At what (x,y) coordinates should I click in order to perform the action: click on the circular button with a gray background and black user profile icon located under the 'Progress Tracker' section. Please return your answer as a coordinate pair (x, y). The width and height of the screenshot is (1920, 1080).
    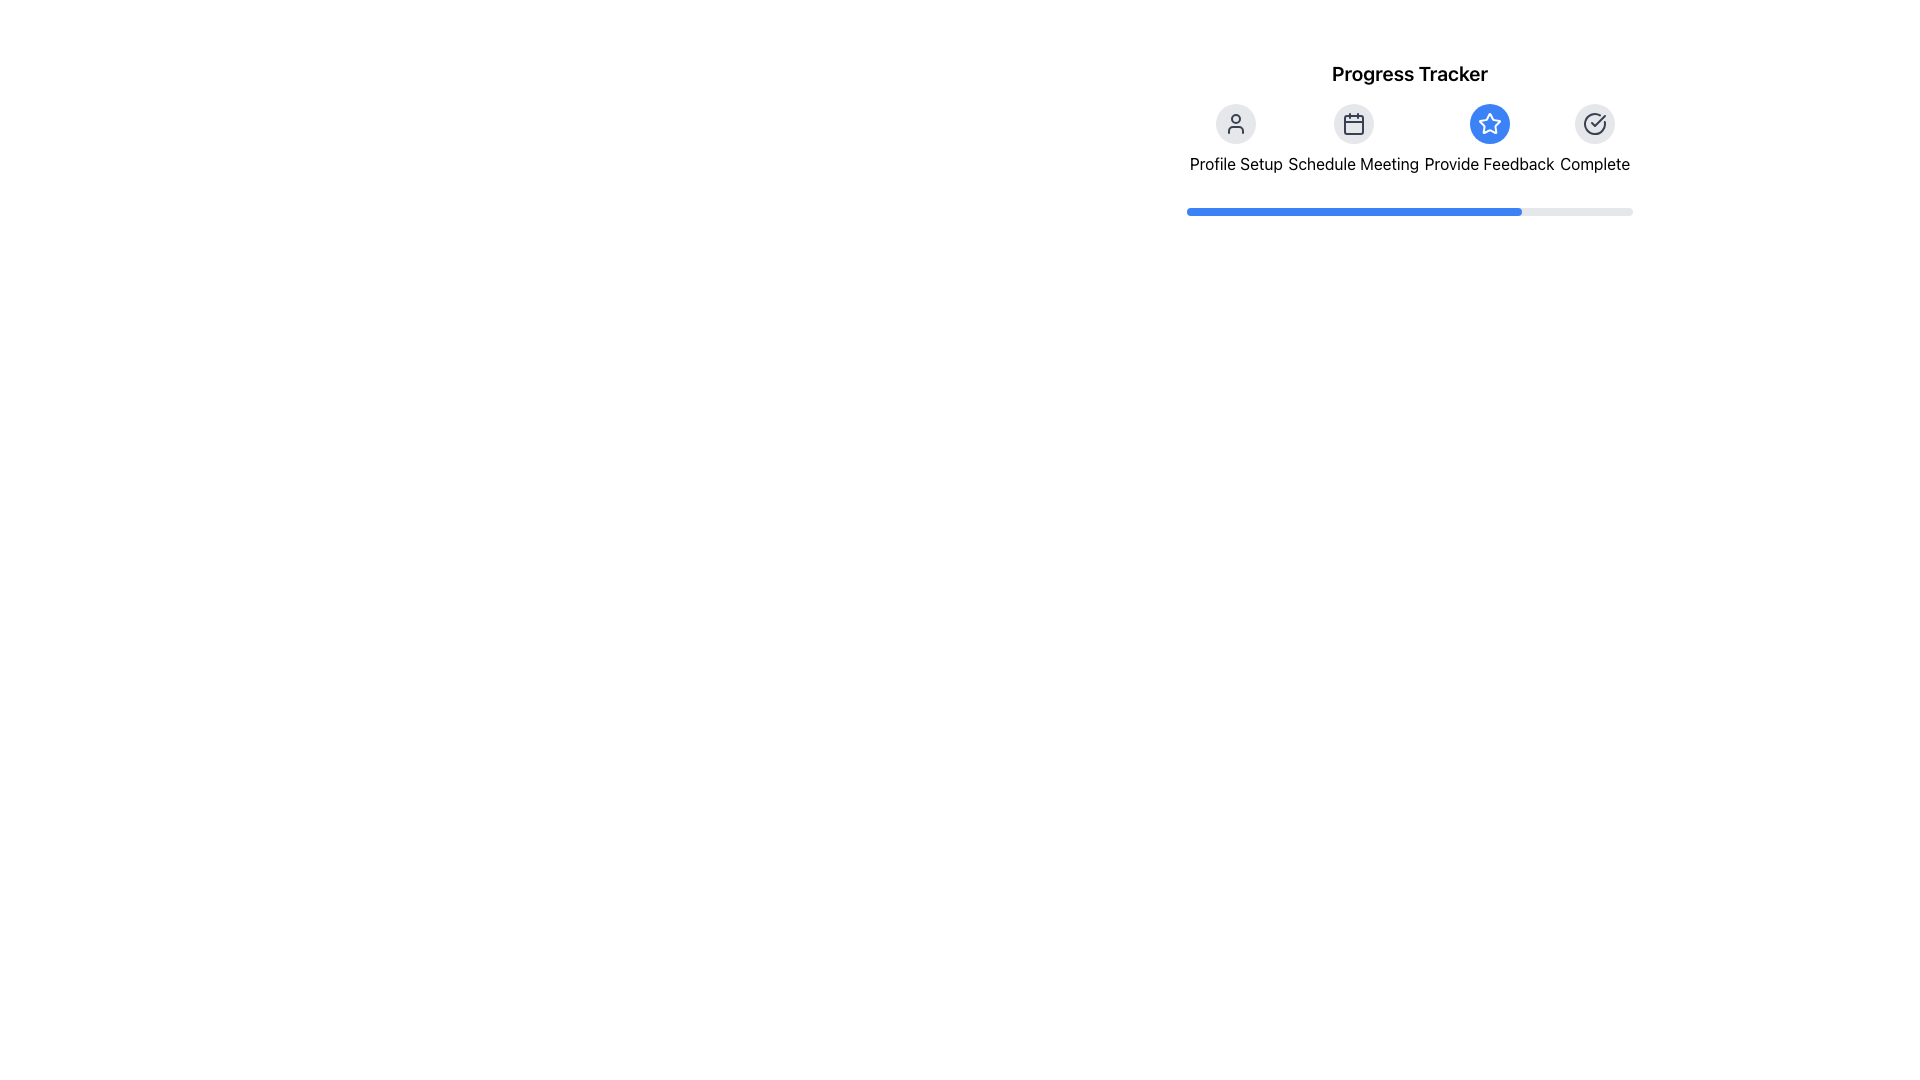
    Looking at the image, I should click on (1235, 123).